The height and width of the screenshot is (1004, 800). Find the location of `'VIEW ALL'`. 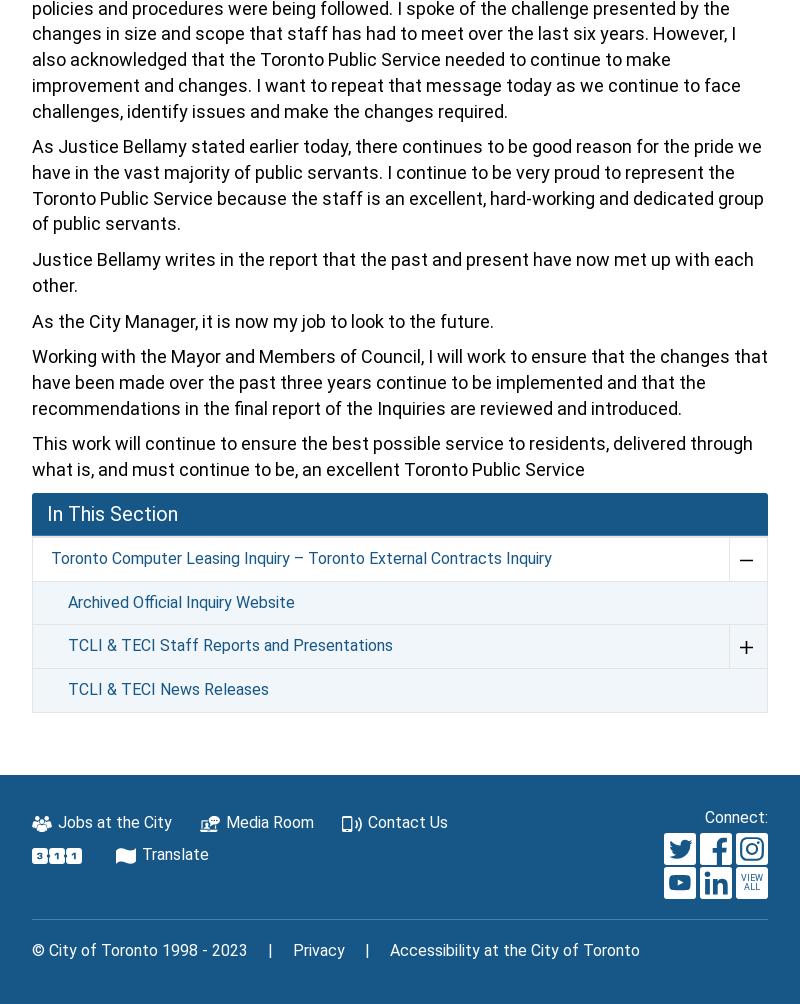

'VIEW ALL' is located at coordinates (750, 881).